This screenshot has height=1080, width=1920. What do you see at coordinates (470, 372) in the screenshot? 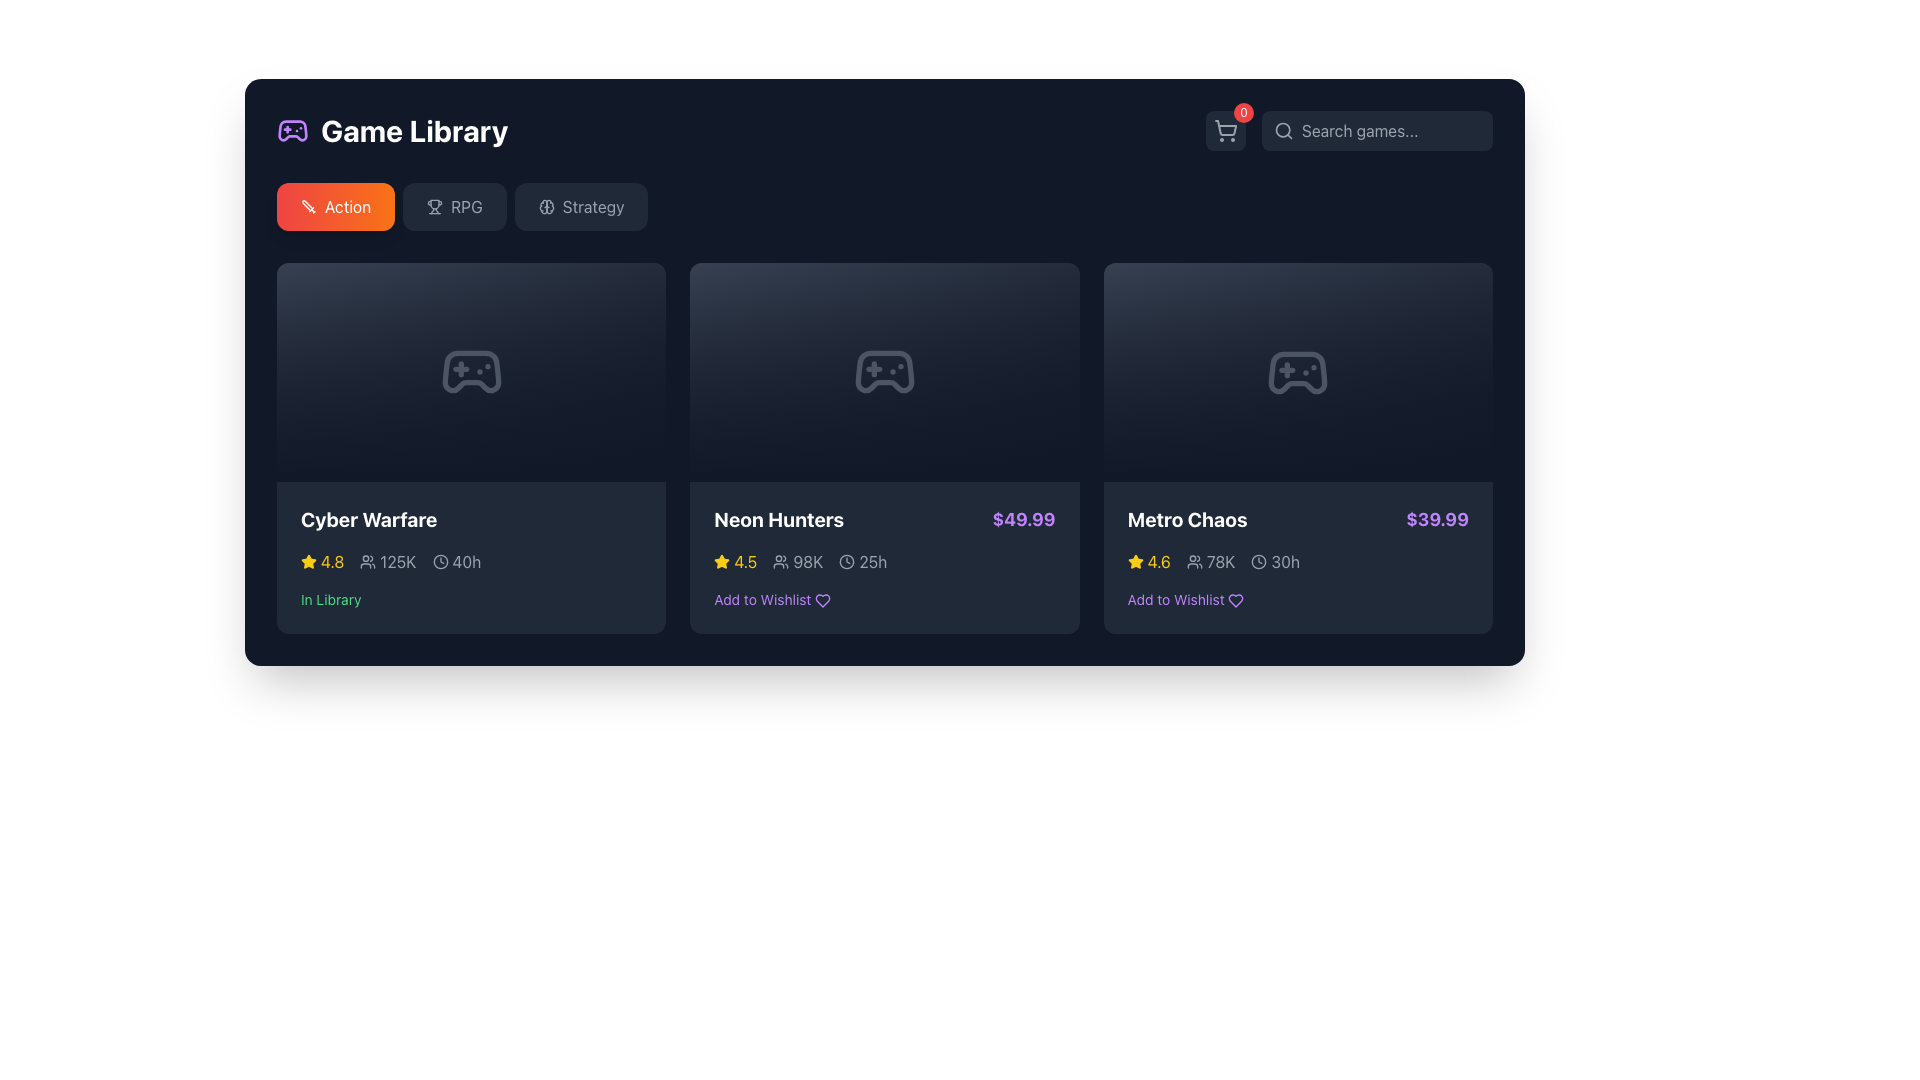
I see `the game controller icon, which is styled gray and located in the first content card of the game 'Cyber Warfare', featuring a symmetrical design with buttons and a directional cross` at bounding box center [470, 372].